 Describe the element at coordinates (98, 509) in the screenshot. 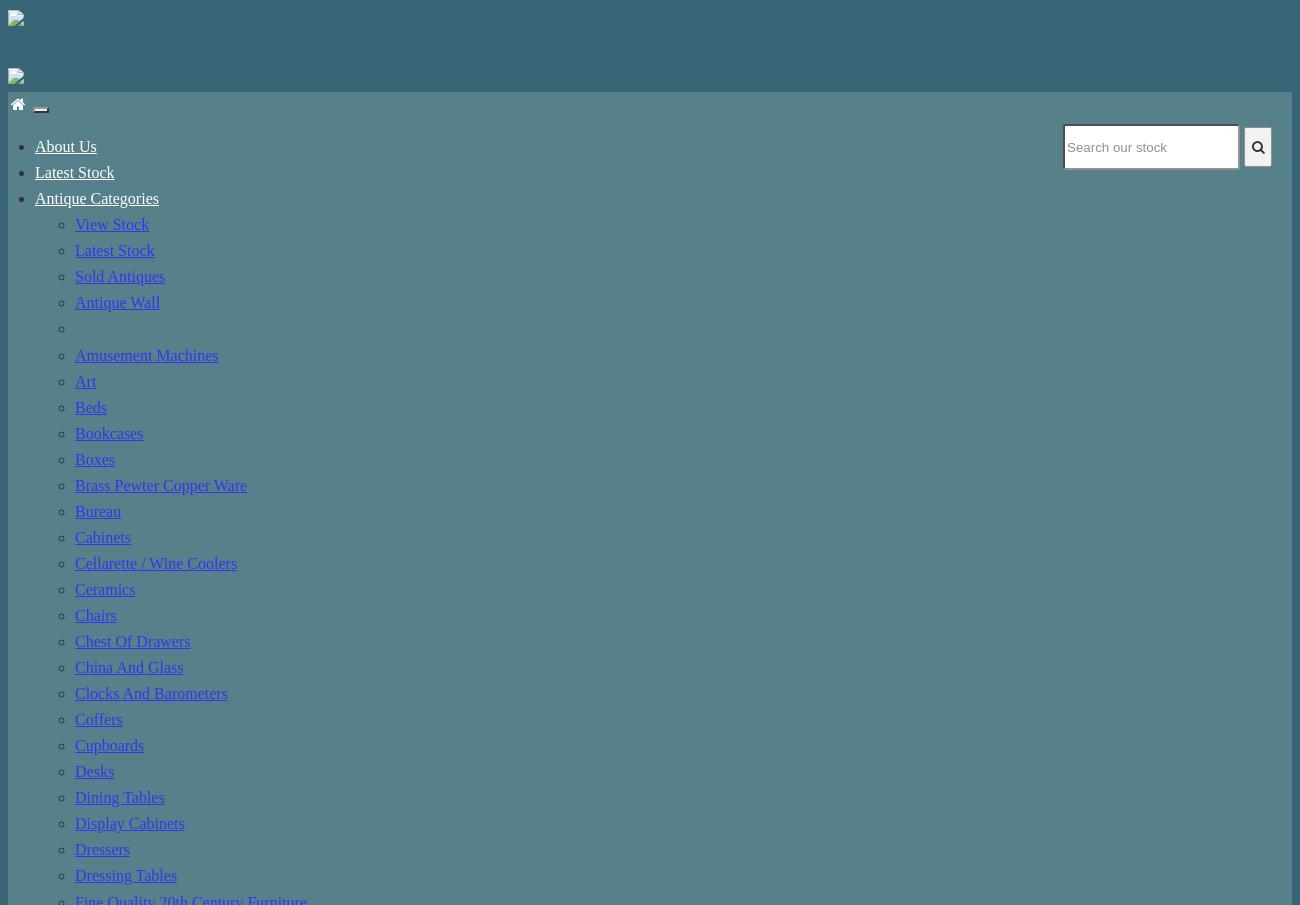

I see `'Bureau'` at that location.